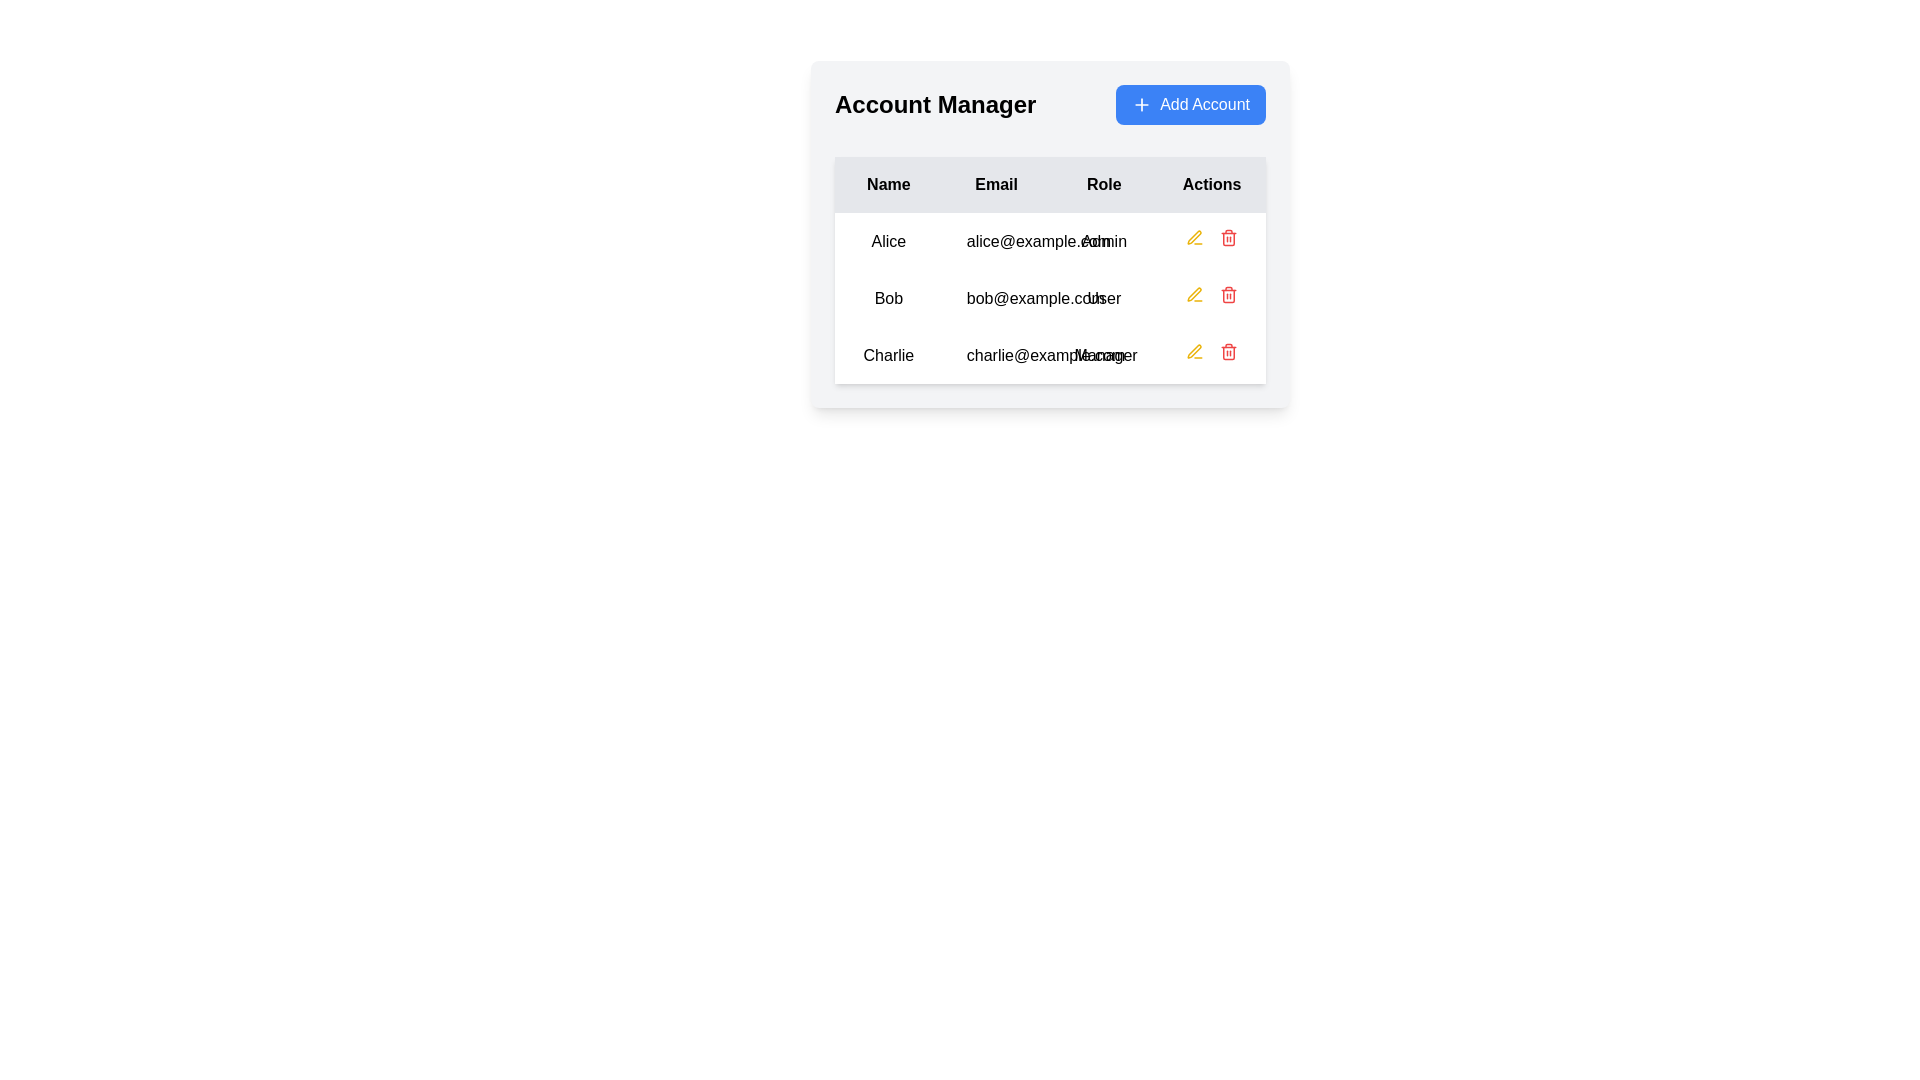  Describe the element at coordinates (1142, 104) in the screenshot. I see `the '+' icon that is styled with rounded edges and has a blue background, located near the left side of the 'Add Account' button` at that location.